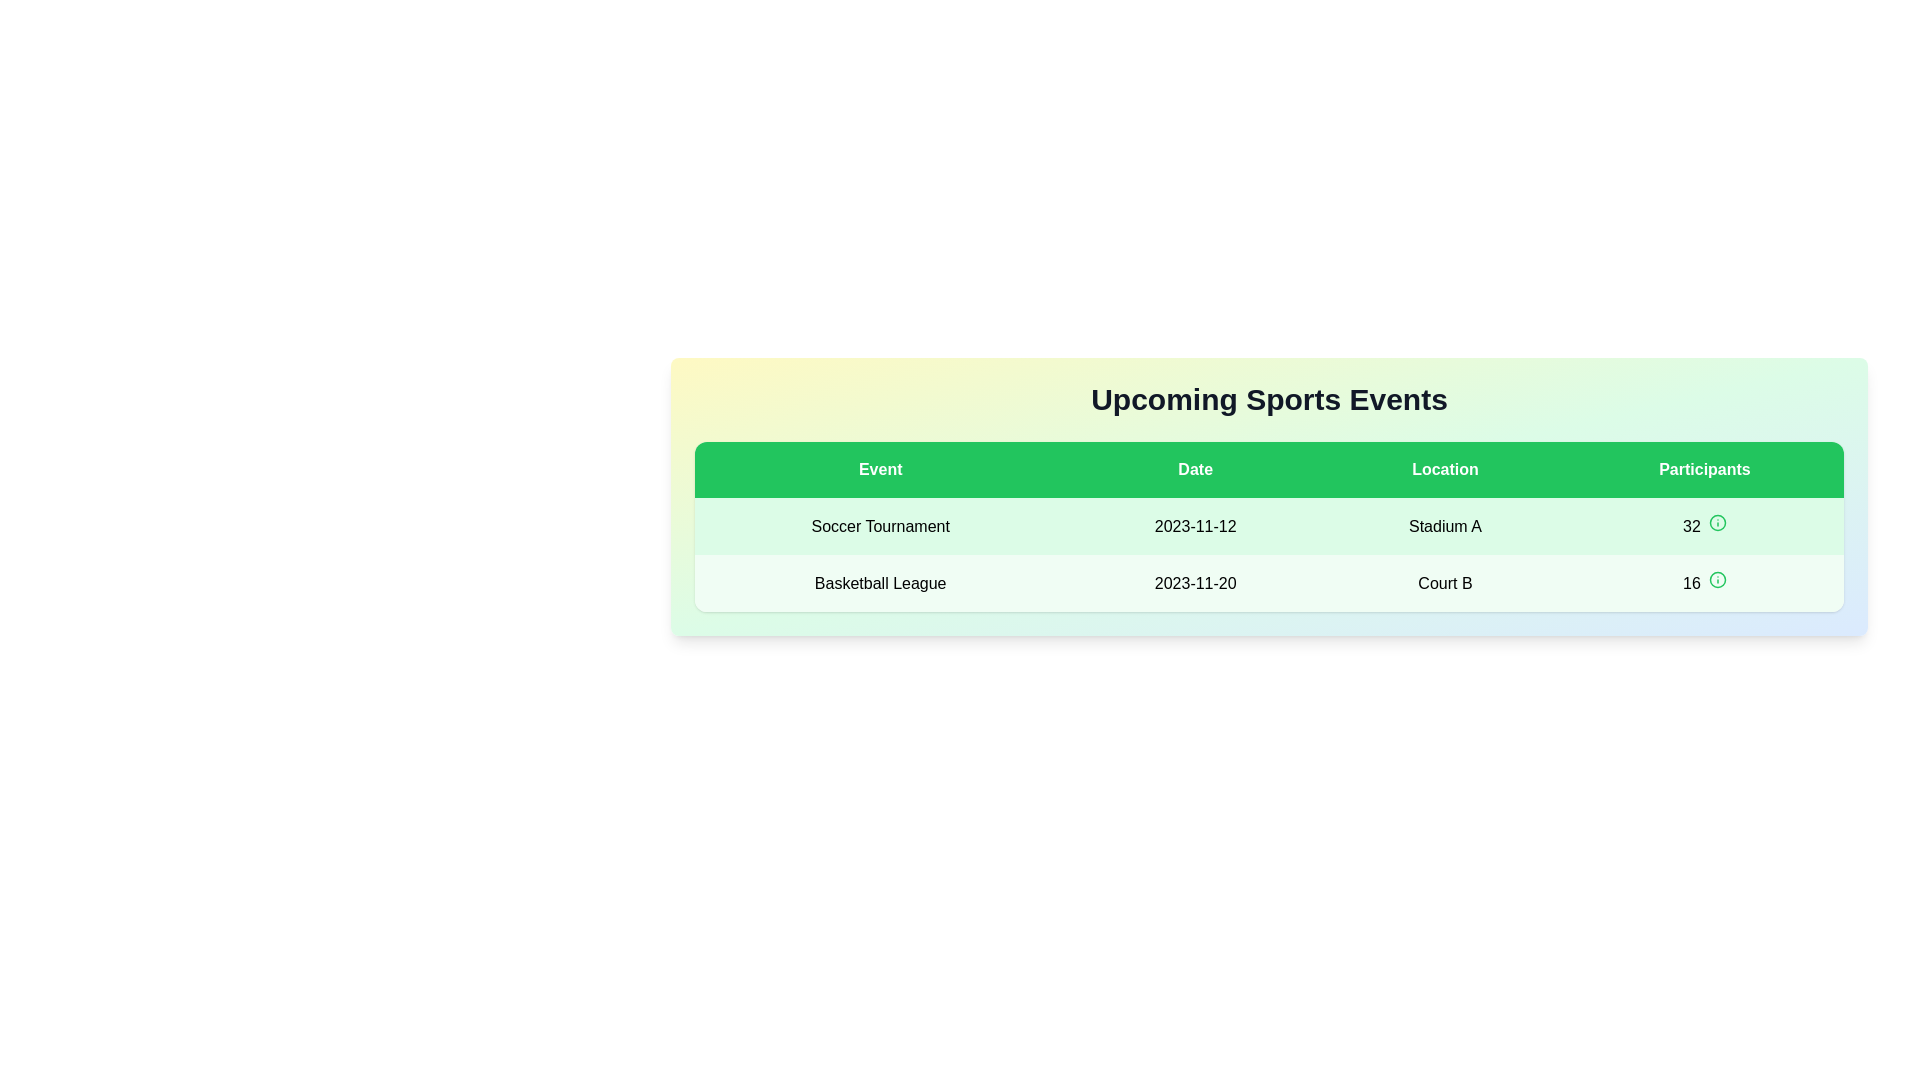 This screenshot has width=1920, height=1080. I want to click on the text label displaying the date '2023-11-12' in the second column of the first row of the table, so click(1195, 525).